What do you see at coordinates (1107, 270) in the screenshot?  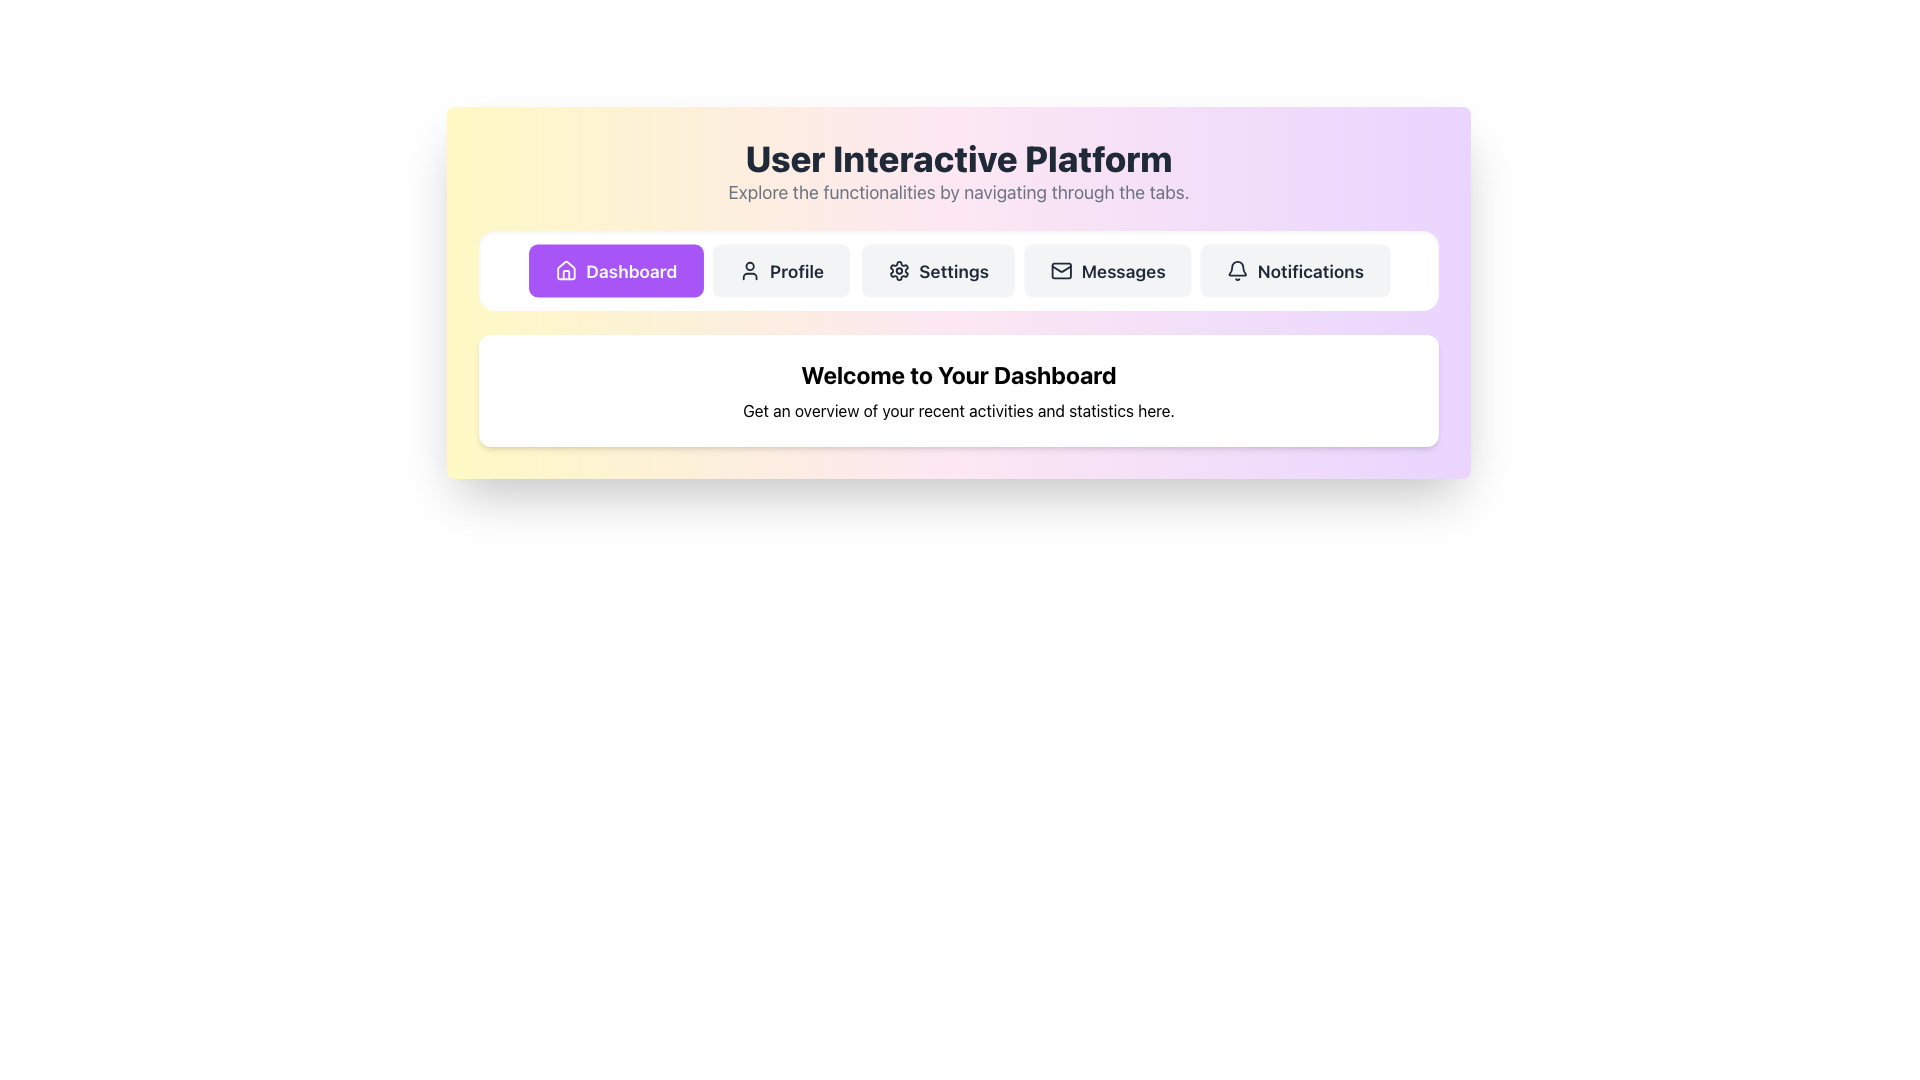 I see `the 'Messages' button, which is a rounded button with a mail icon and bold text, to observe its interactive visual changes` at bounding box center [1107, 270].